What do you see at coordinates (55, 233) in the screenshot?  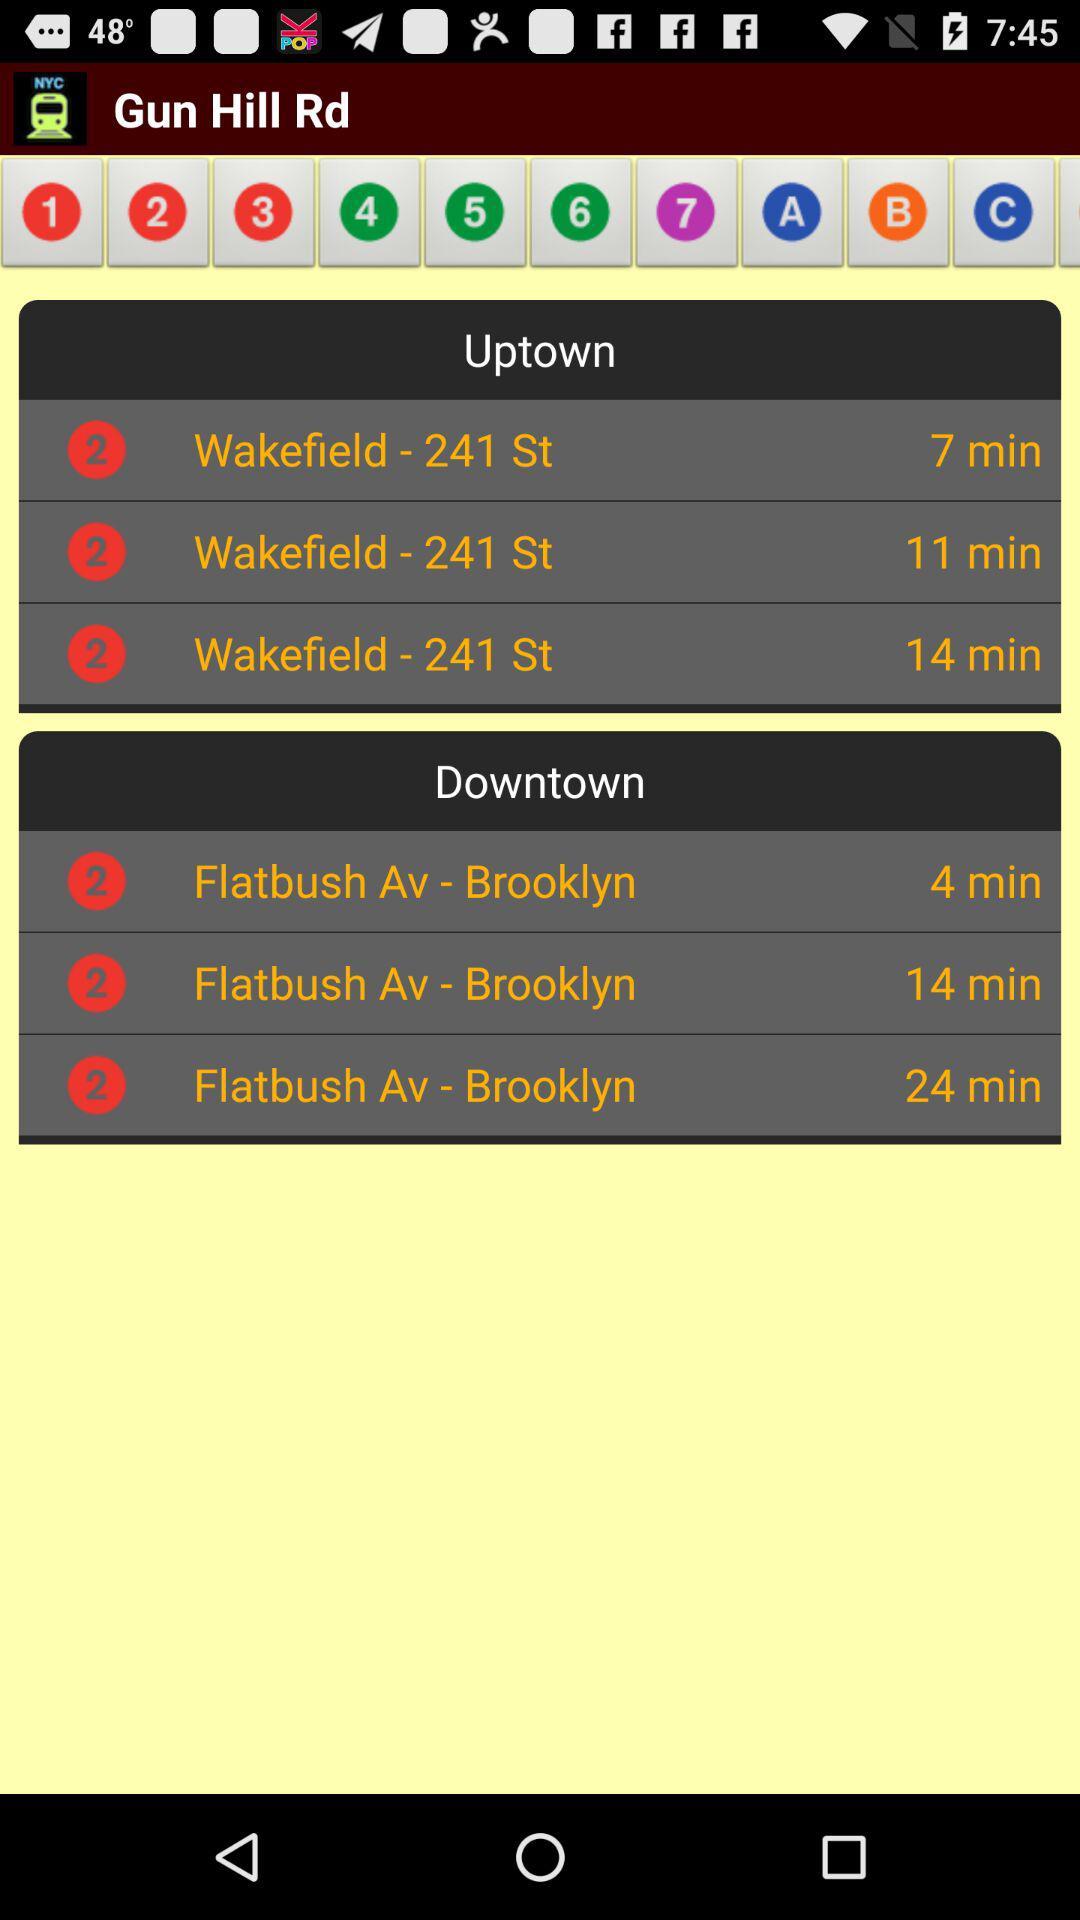 I see `the info icon` at bounding box center [55, 233].